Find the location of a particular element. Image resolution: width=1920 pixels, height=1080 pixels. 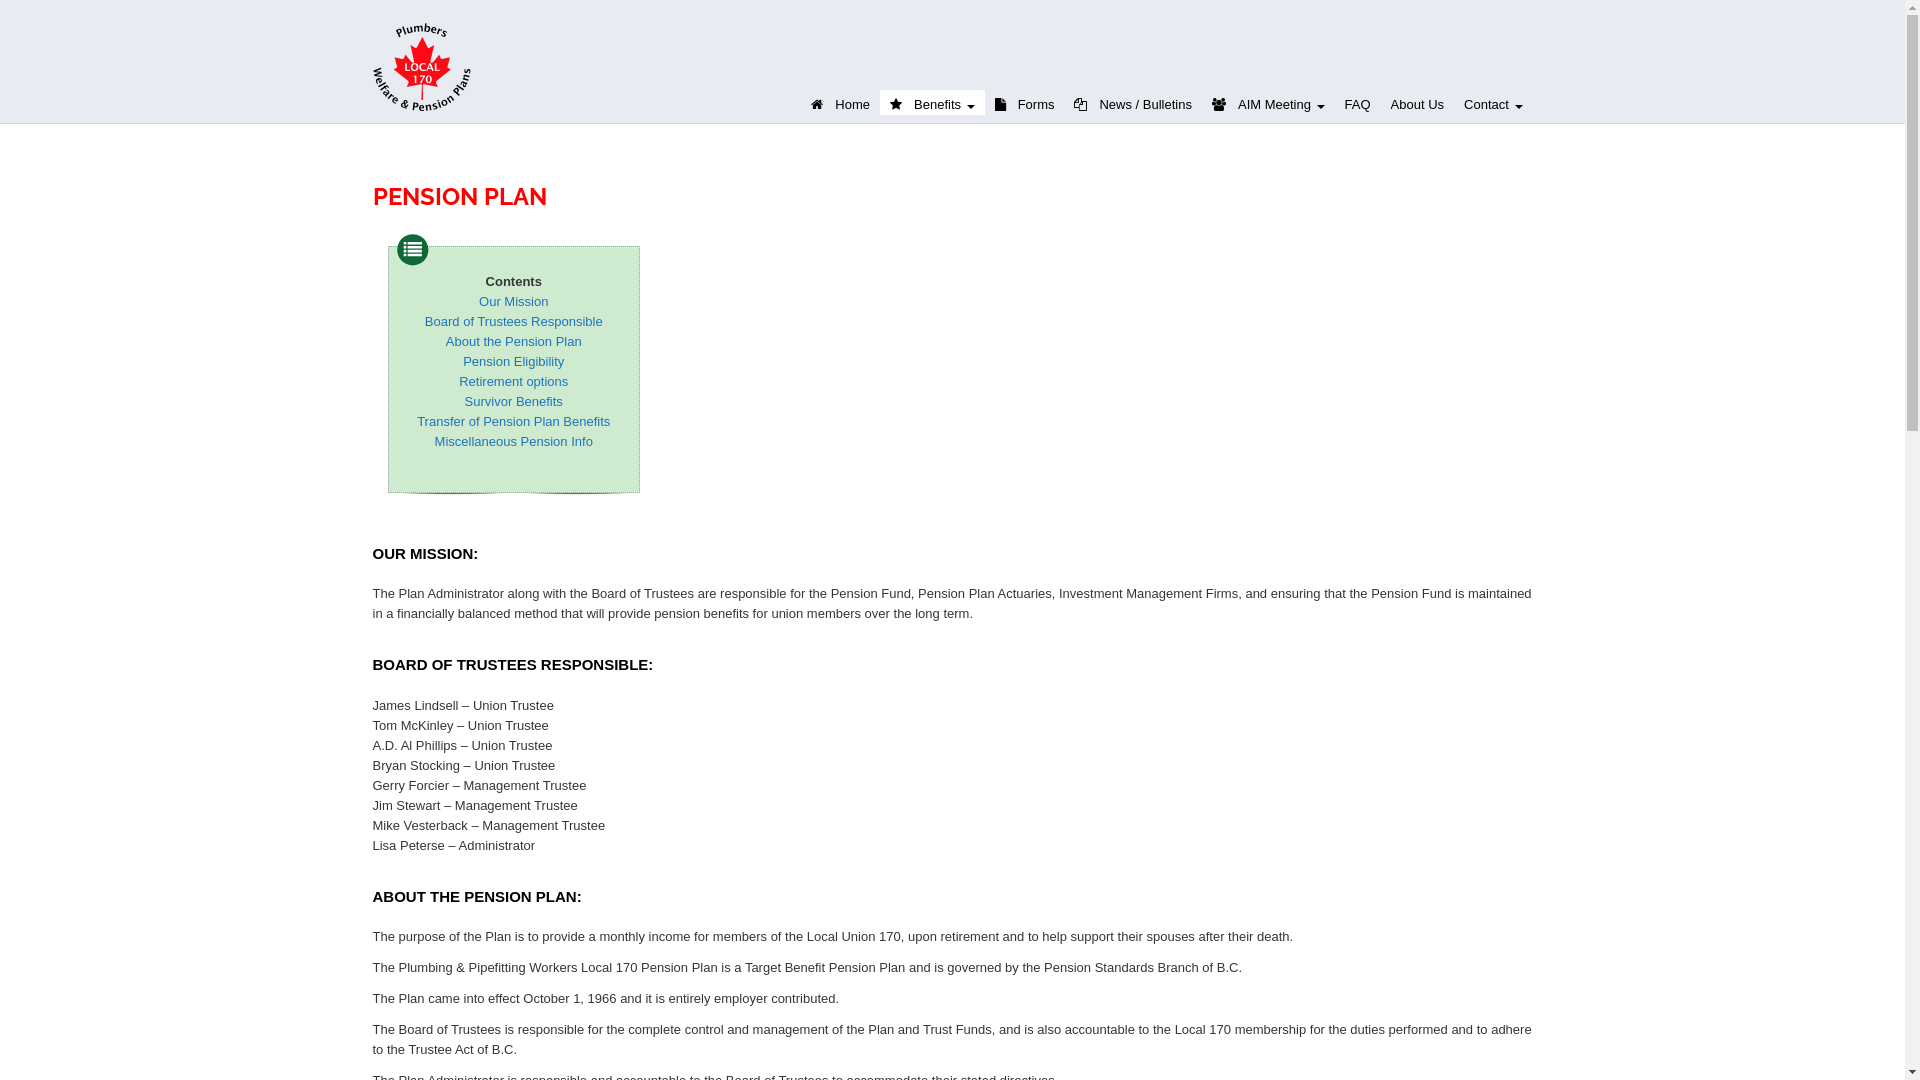

'Forms' is located at coordinates (1025, 102).